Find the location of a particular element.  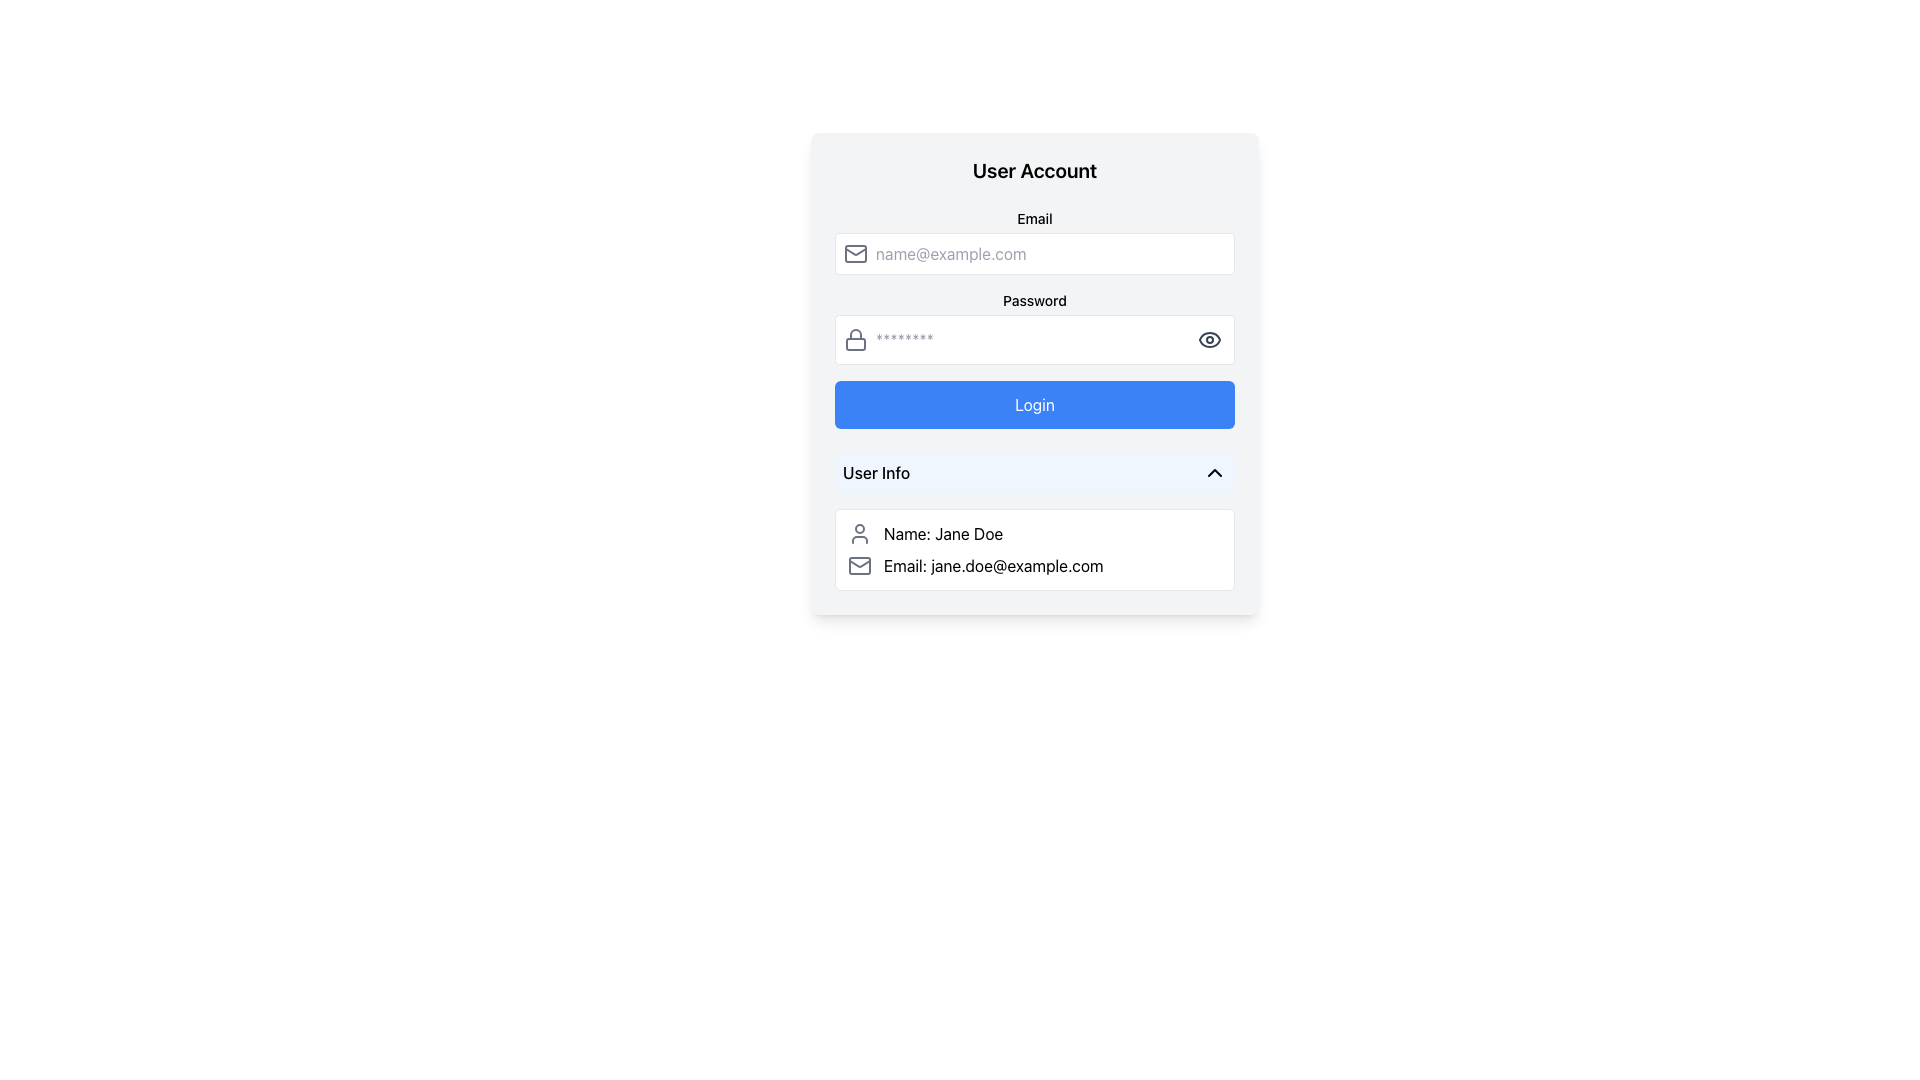

the Static Text Header that indicates the form's purpose for managing or viewing a user account, positioned at the top center of the form is located at coordinates (1035, 169).